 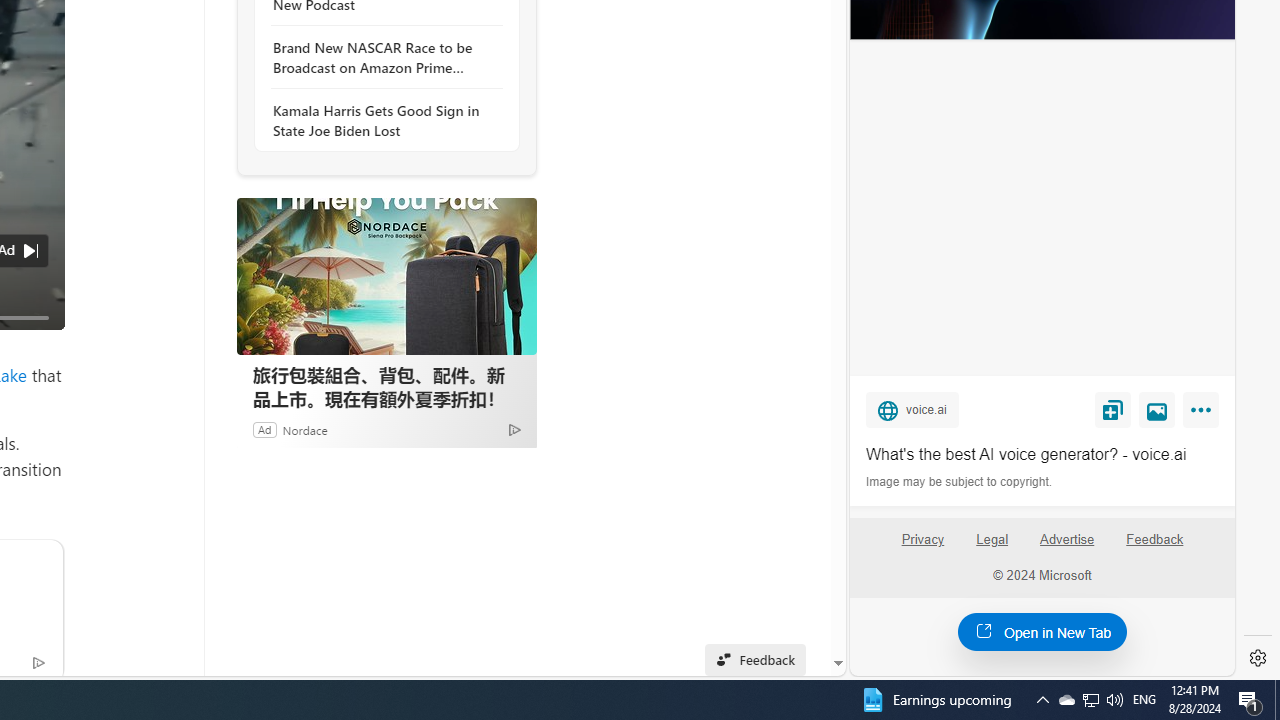 What do you see at coordinates (921, 547) in the screenshot?
I see `'Privacy'` at bounding box center [921, 547].